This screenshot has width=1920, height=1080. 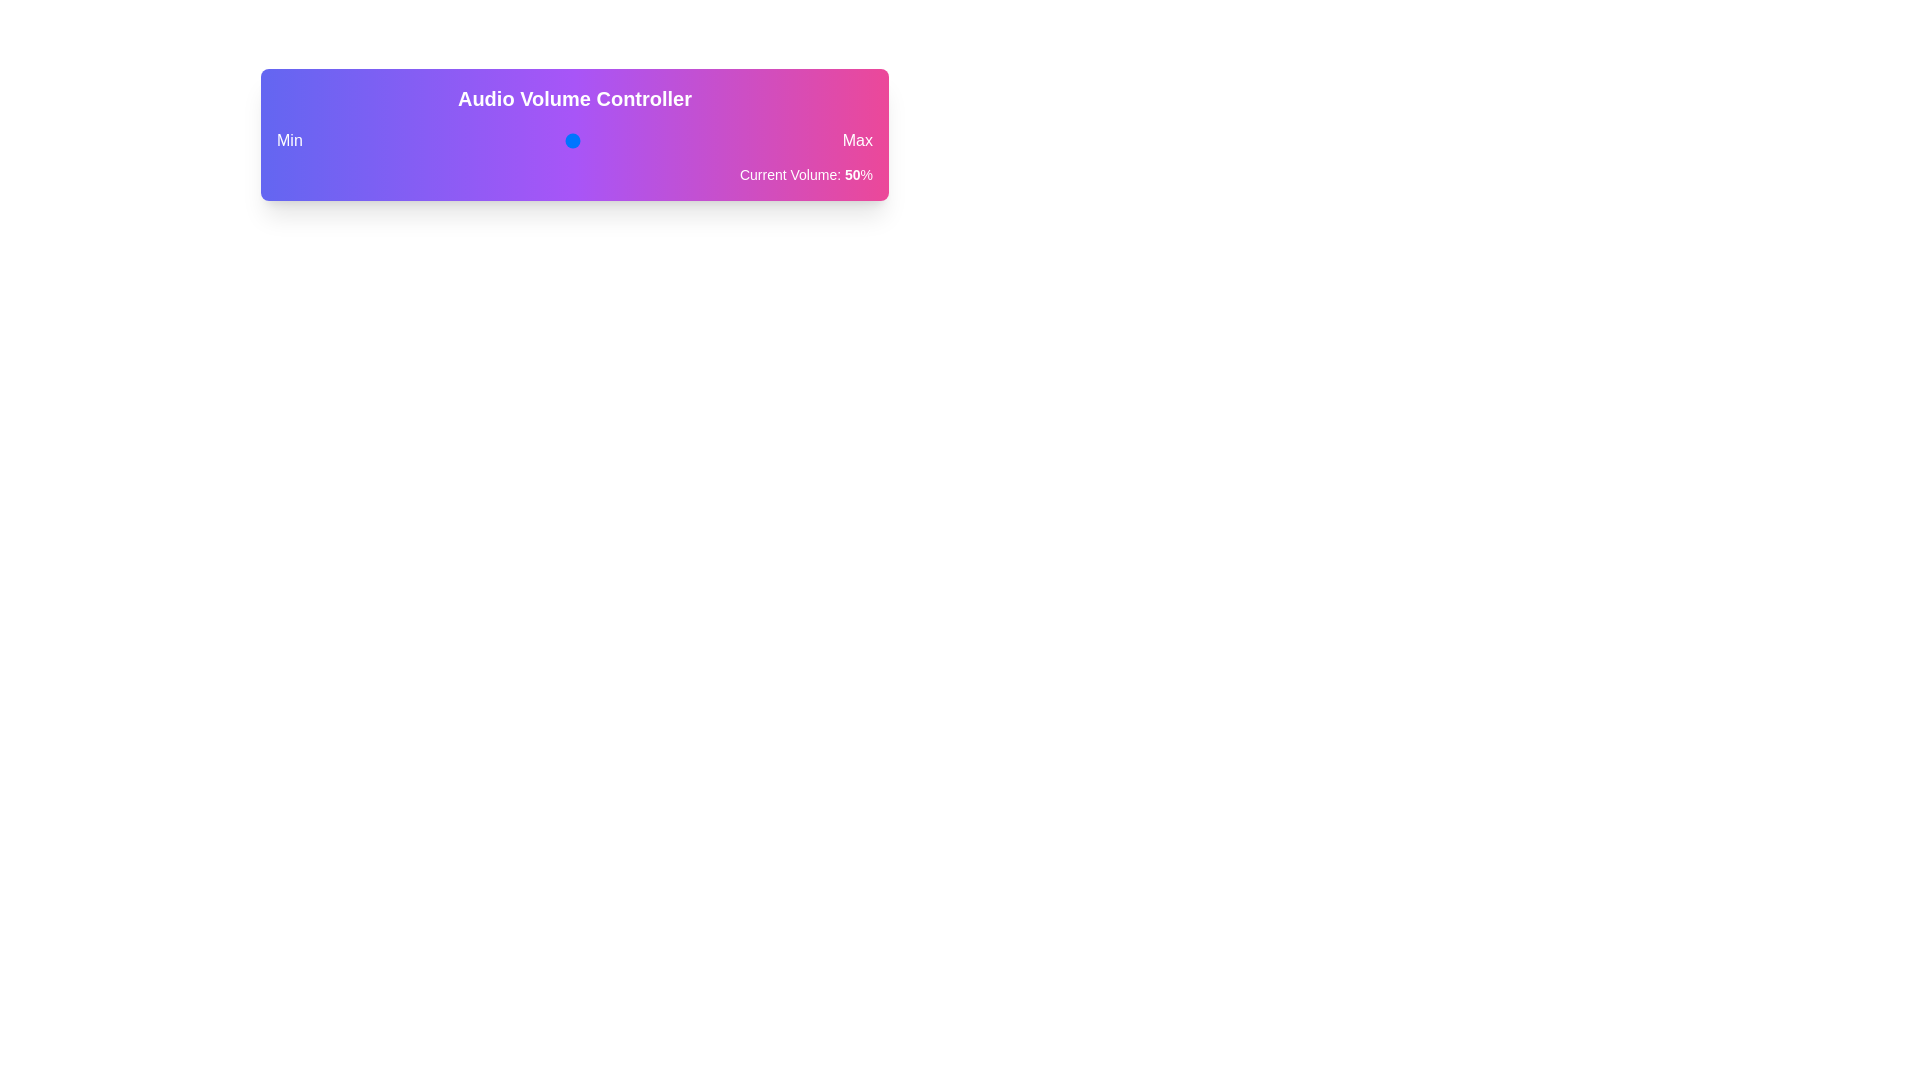 I want to click on the volume slider to 73%, so click(x=689, y=140).